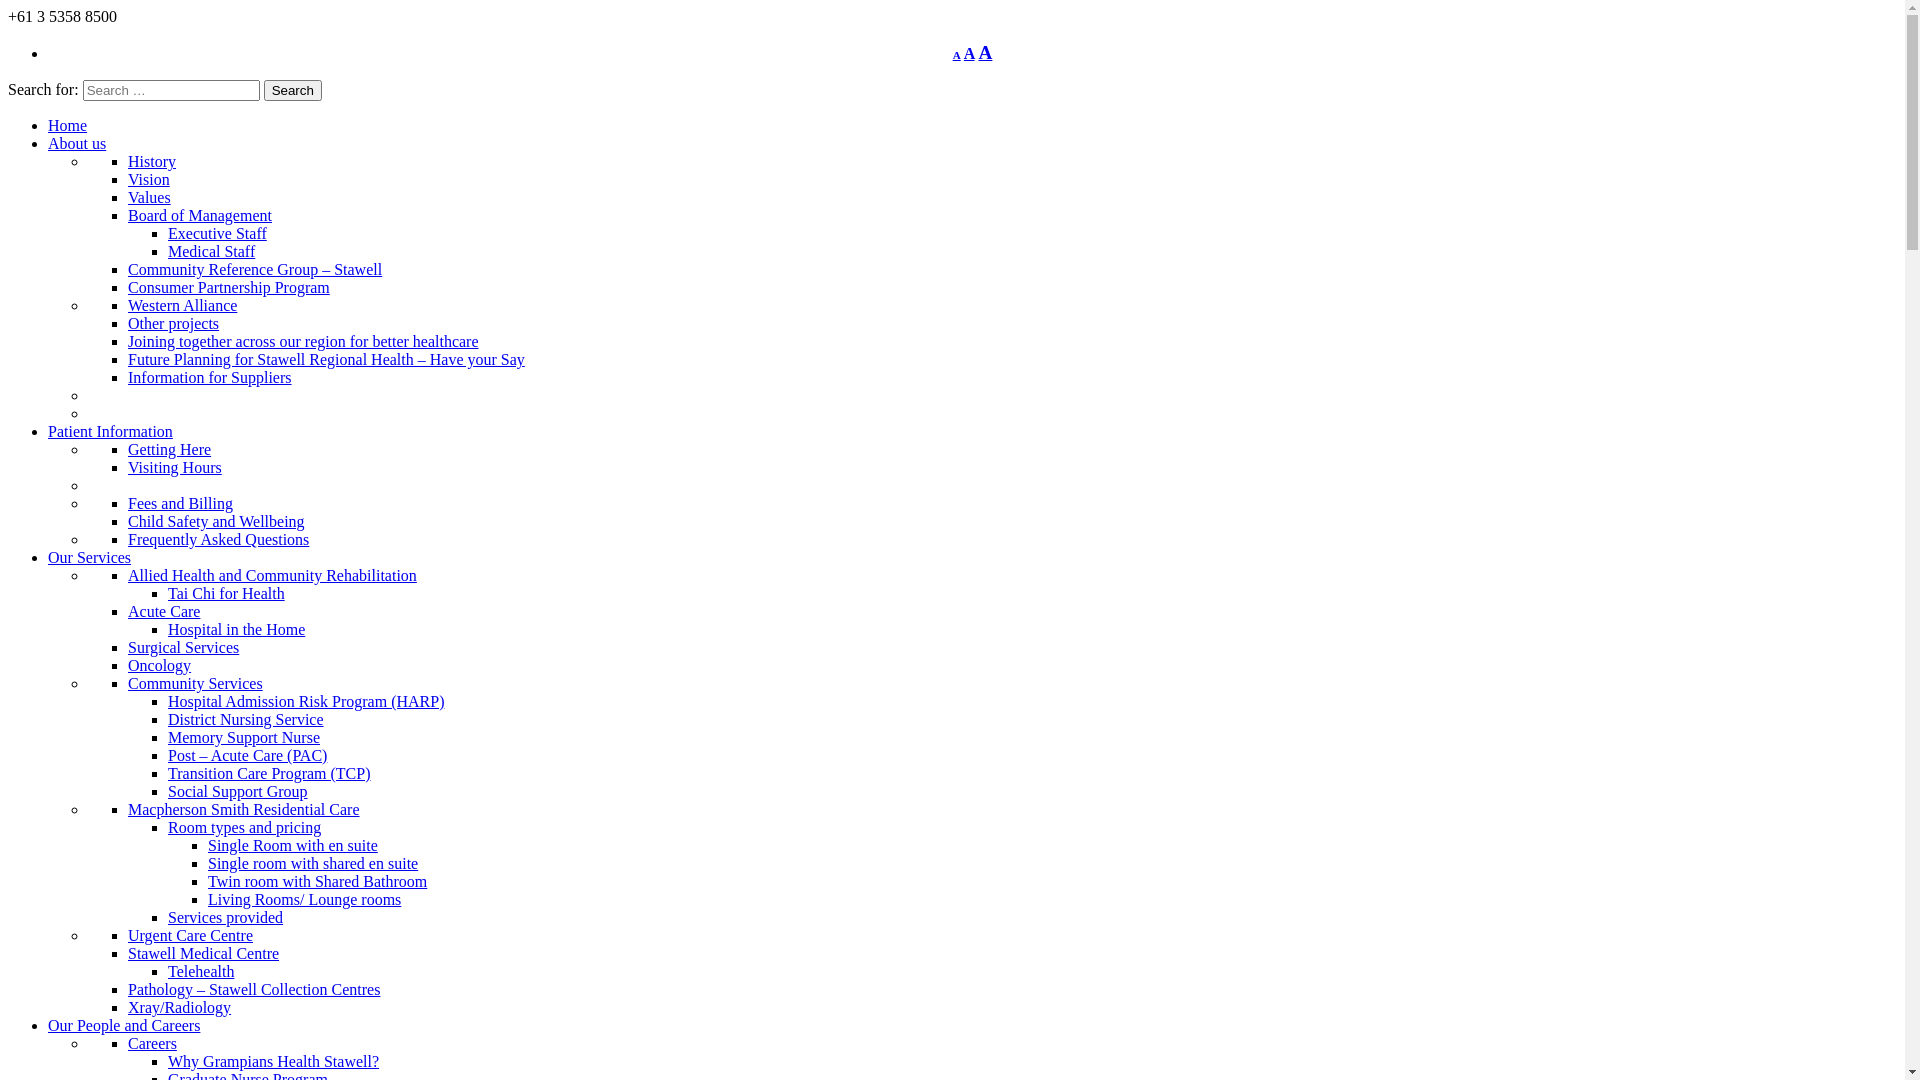 This screenshot has height=1080, width=1920. I want to click on 'Search', so click(291, 90).